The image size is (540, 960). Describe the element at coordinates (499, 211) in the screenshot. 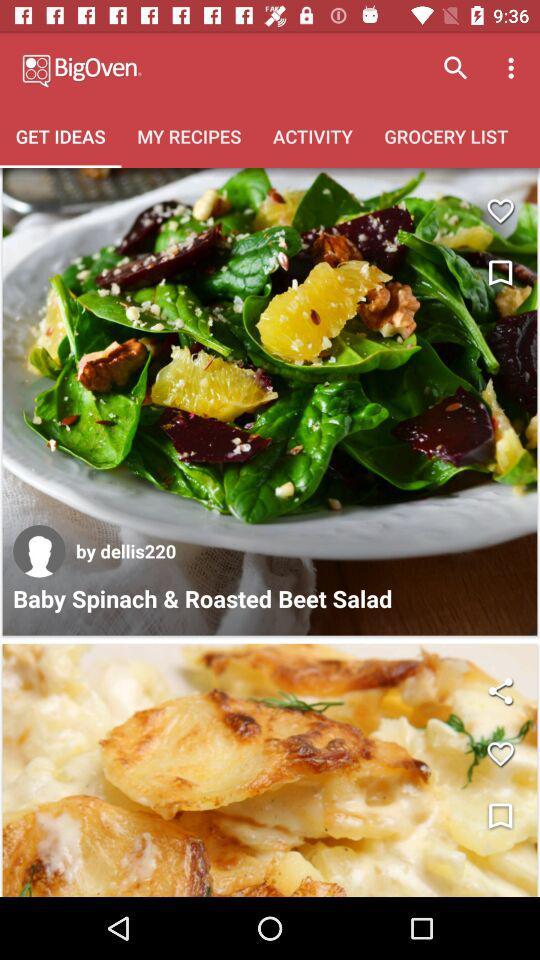

I see `the favorite` at that location.